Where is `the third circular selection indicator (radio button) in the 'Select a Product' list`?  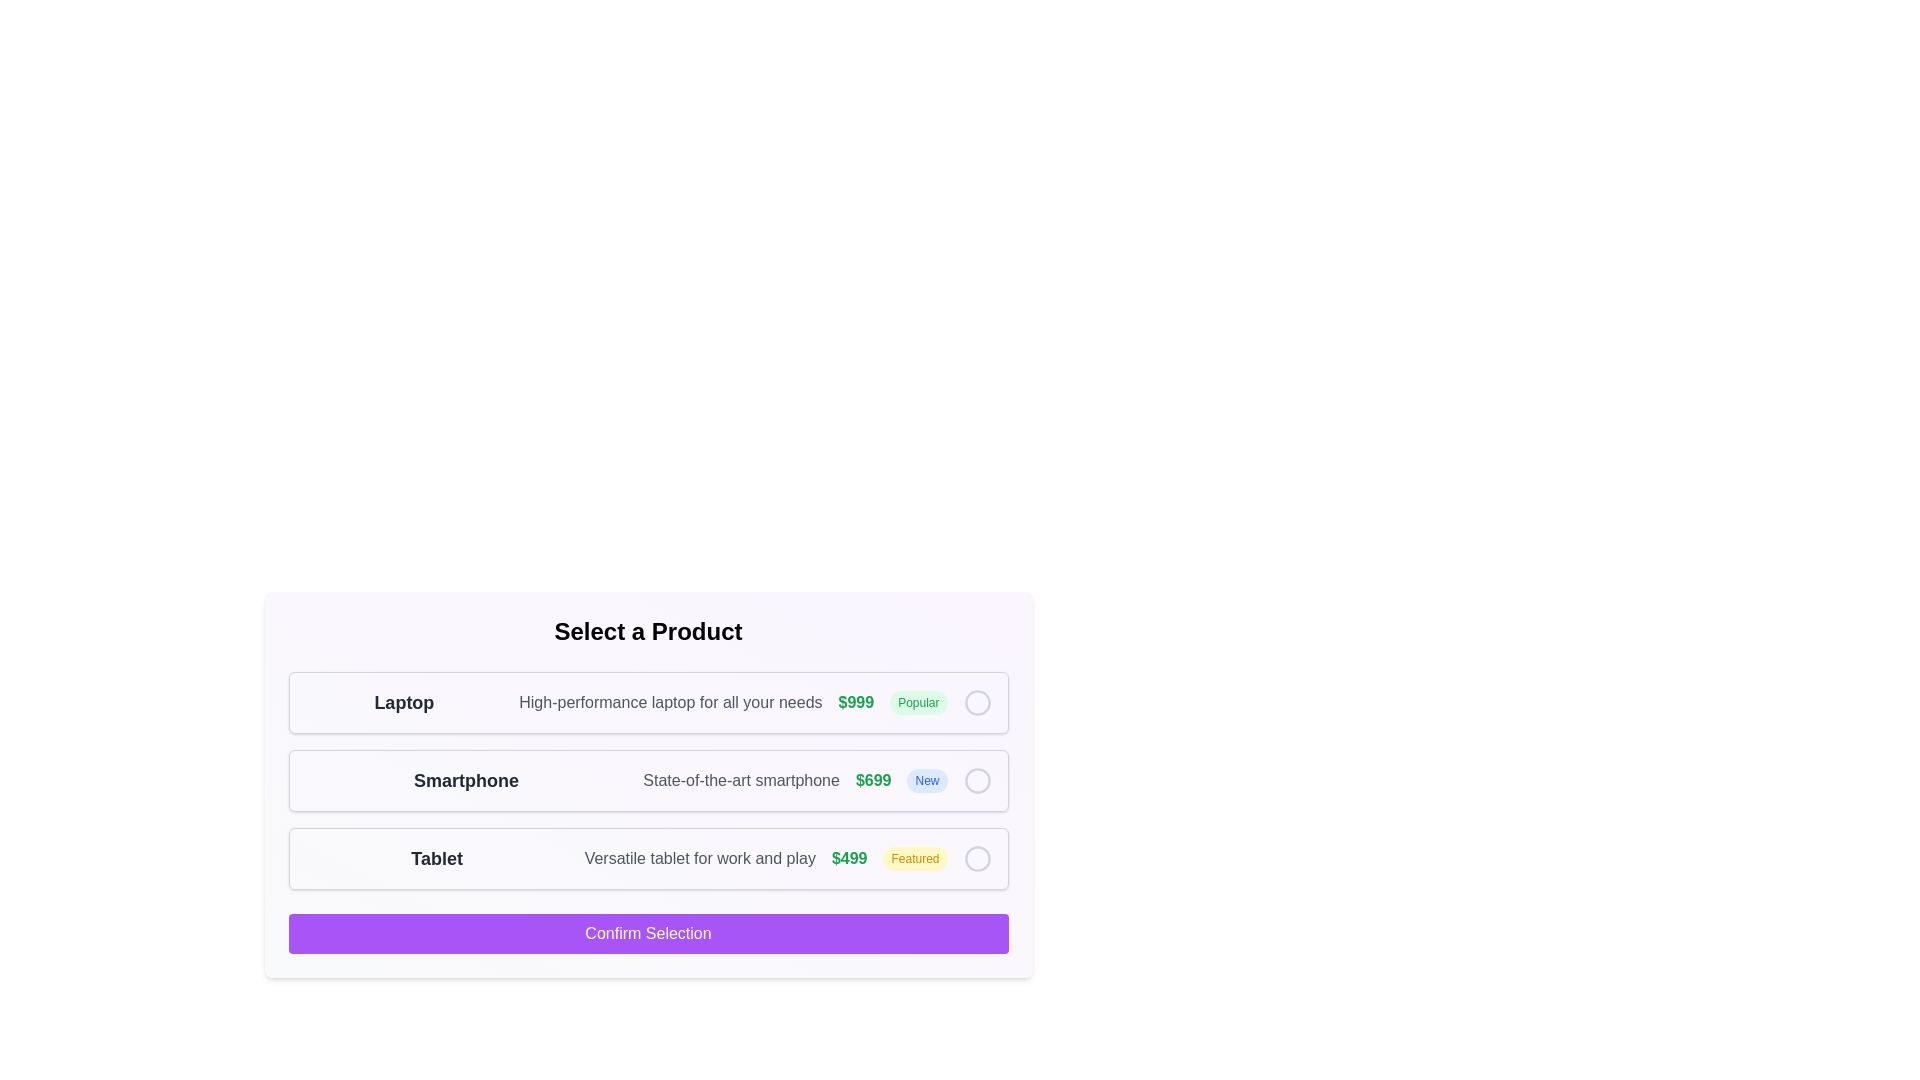
the third circular selection indicator (radio button) in the 'Select a Product' list is located at coordinates (977, 858).